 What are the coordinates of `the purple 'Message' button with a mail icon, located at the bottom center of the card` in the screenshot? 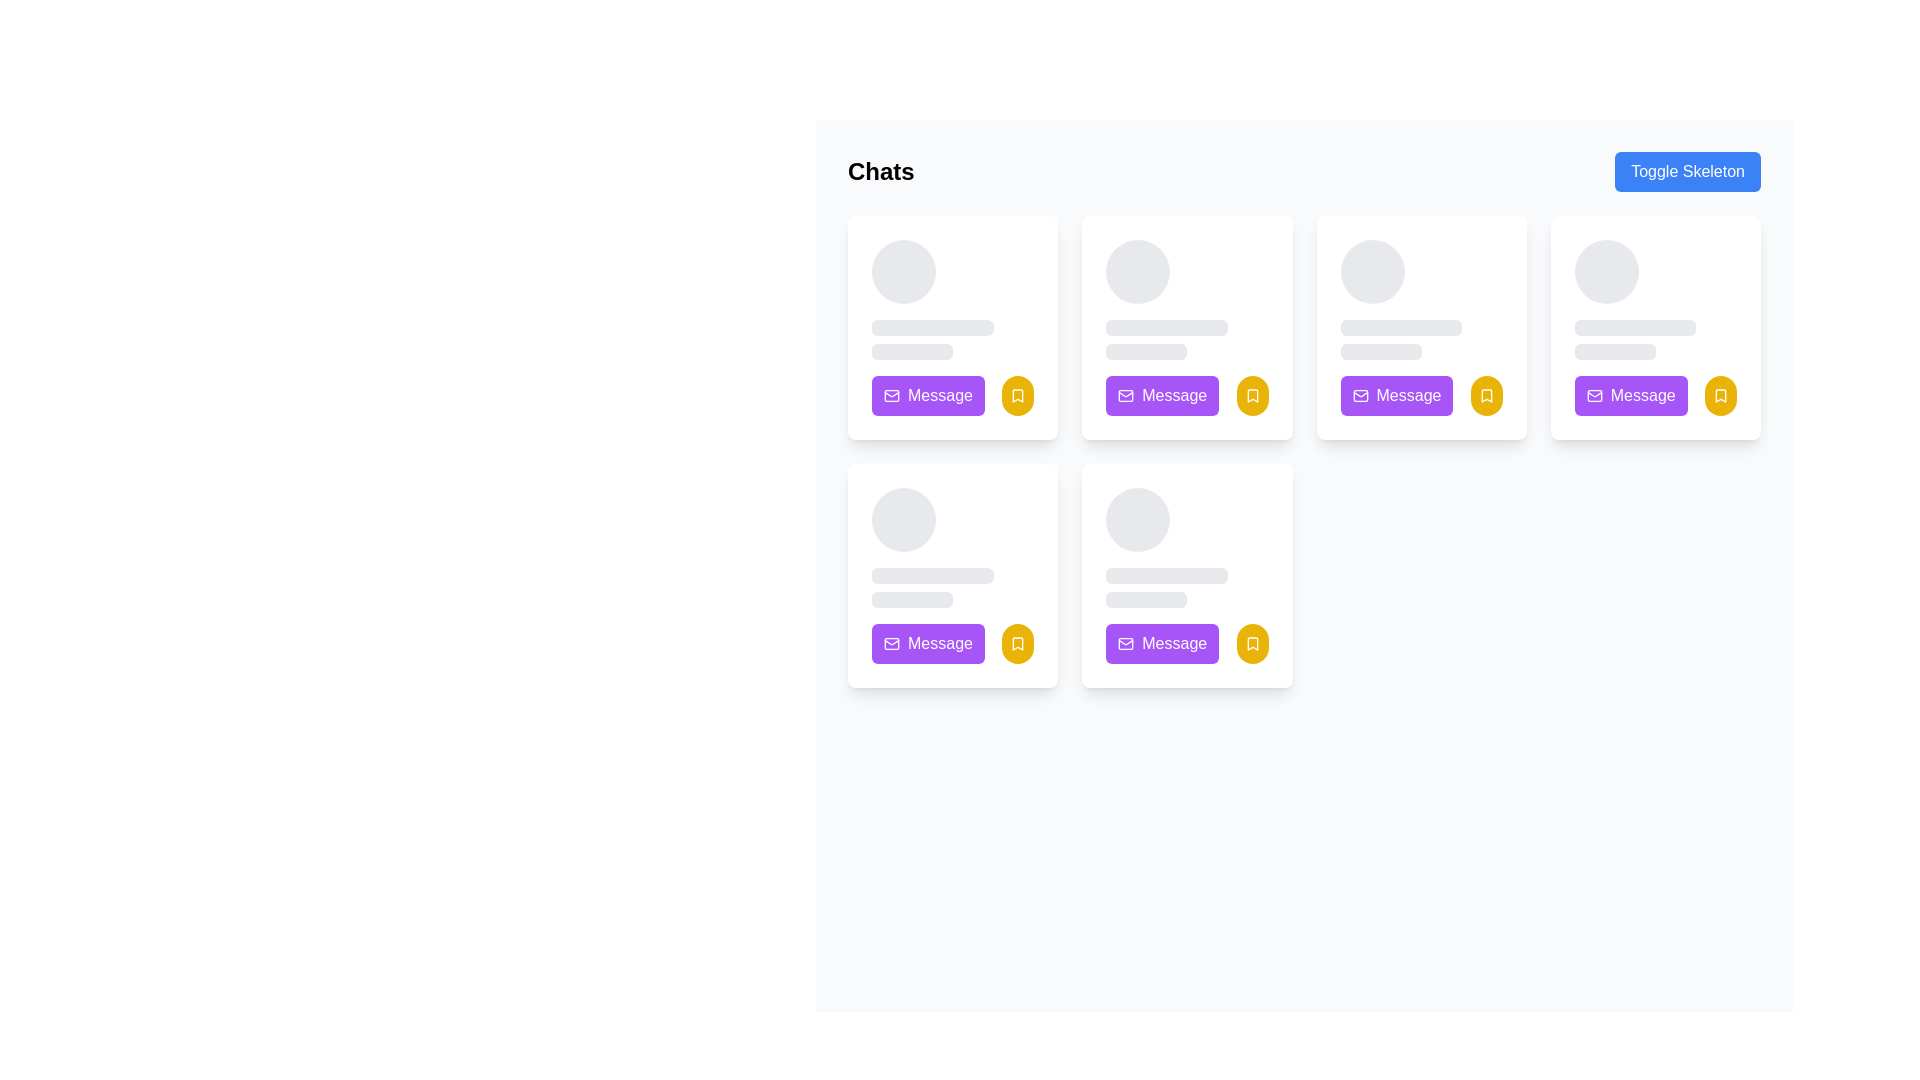 It's located at (1395, 396).